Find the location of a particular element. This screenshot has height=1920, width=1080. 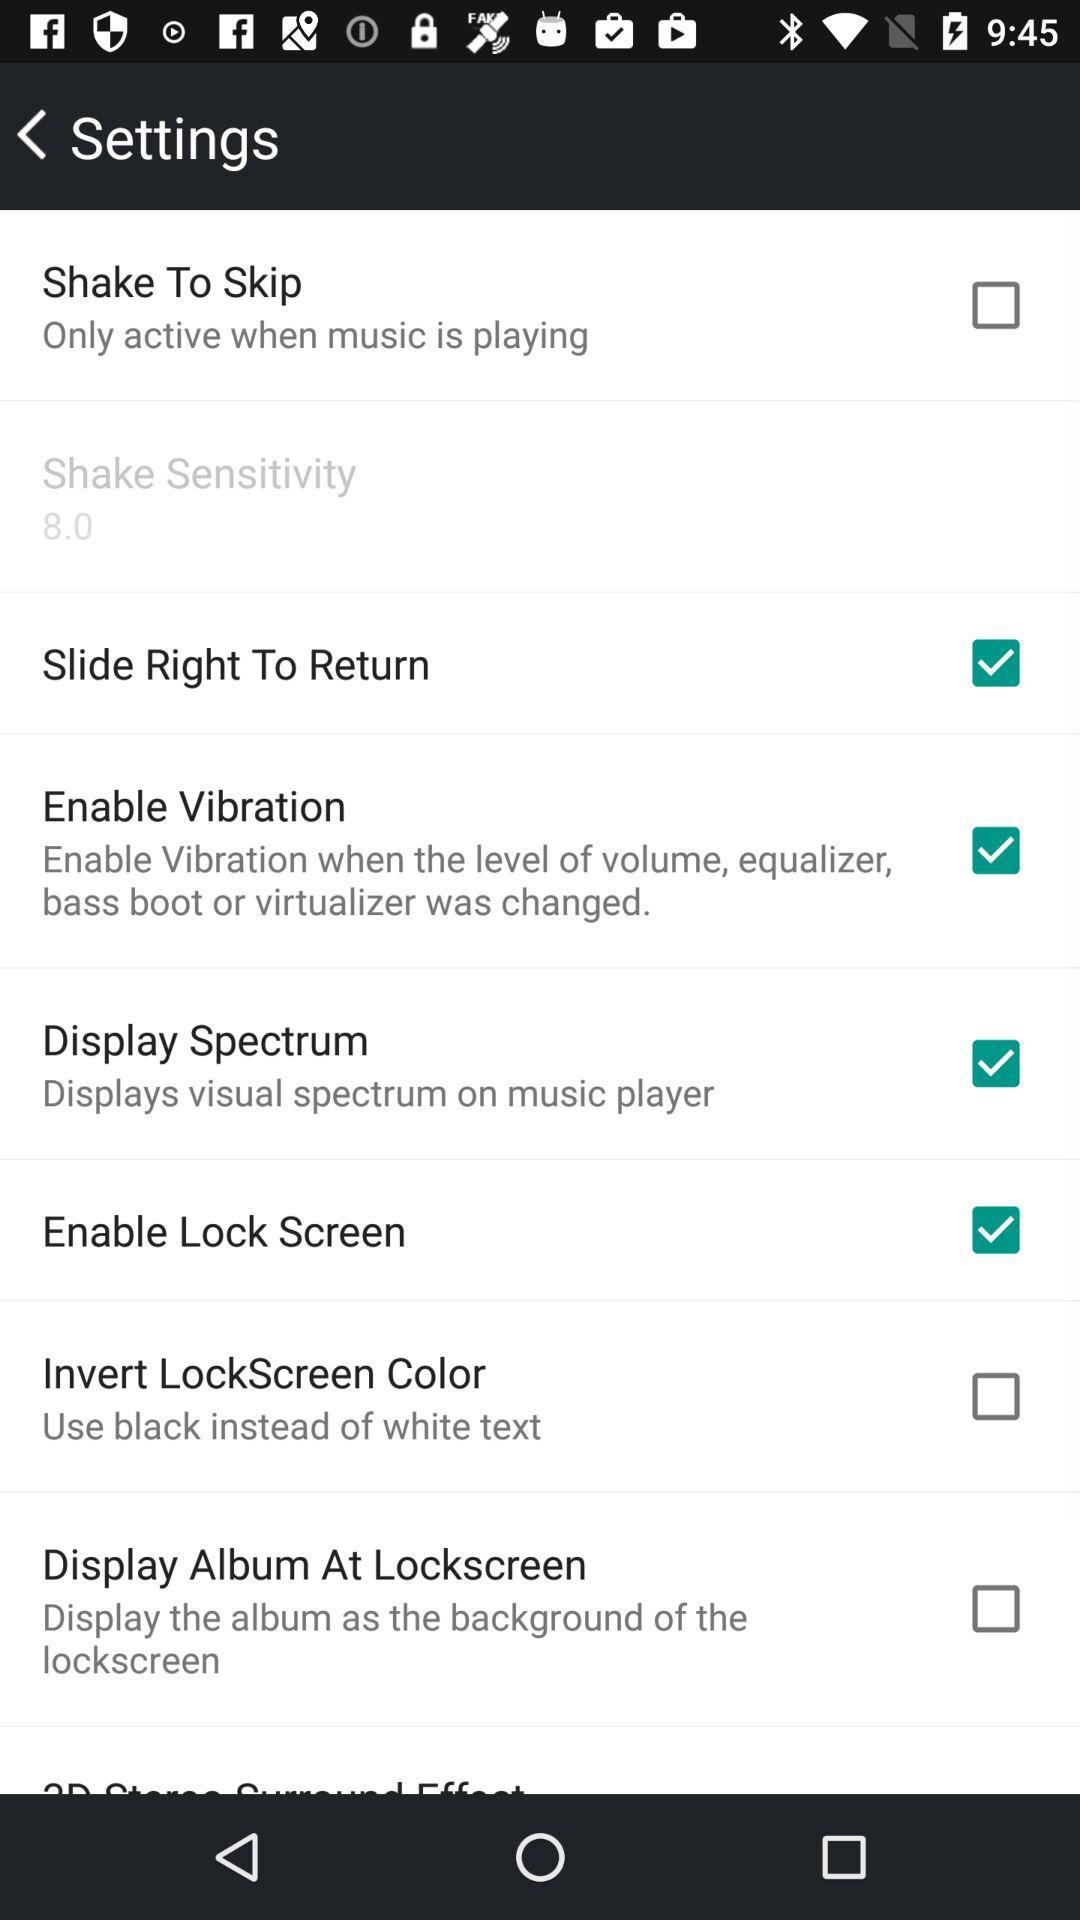

use black instead app is located at coordinates (291, 1424).